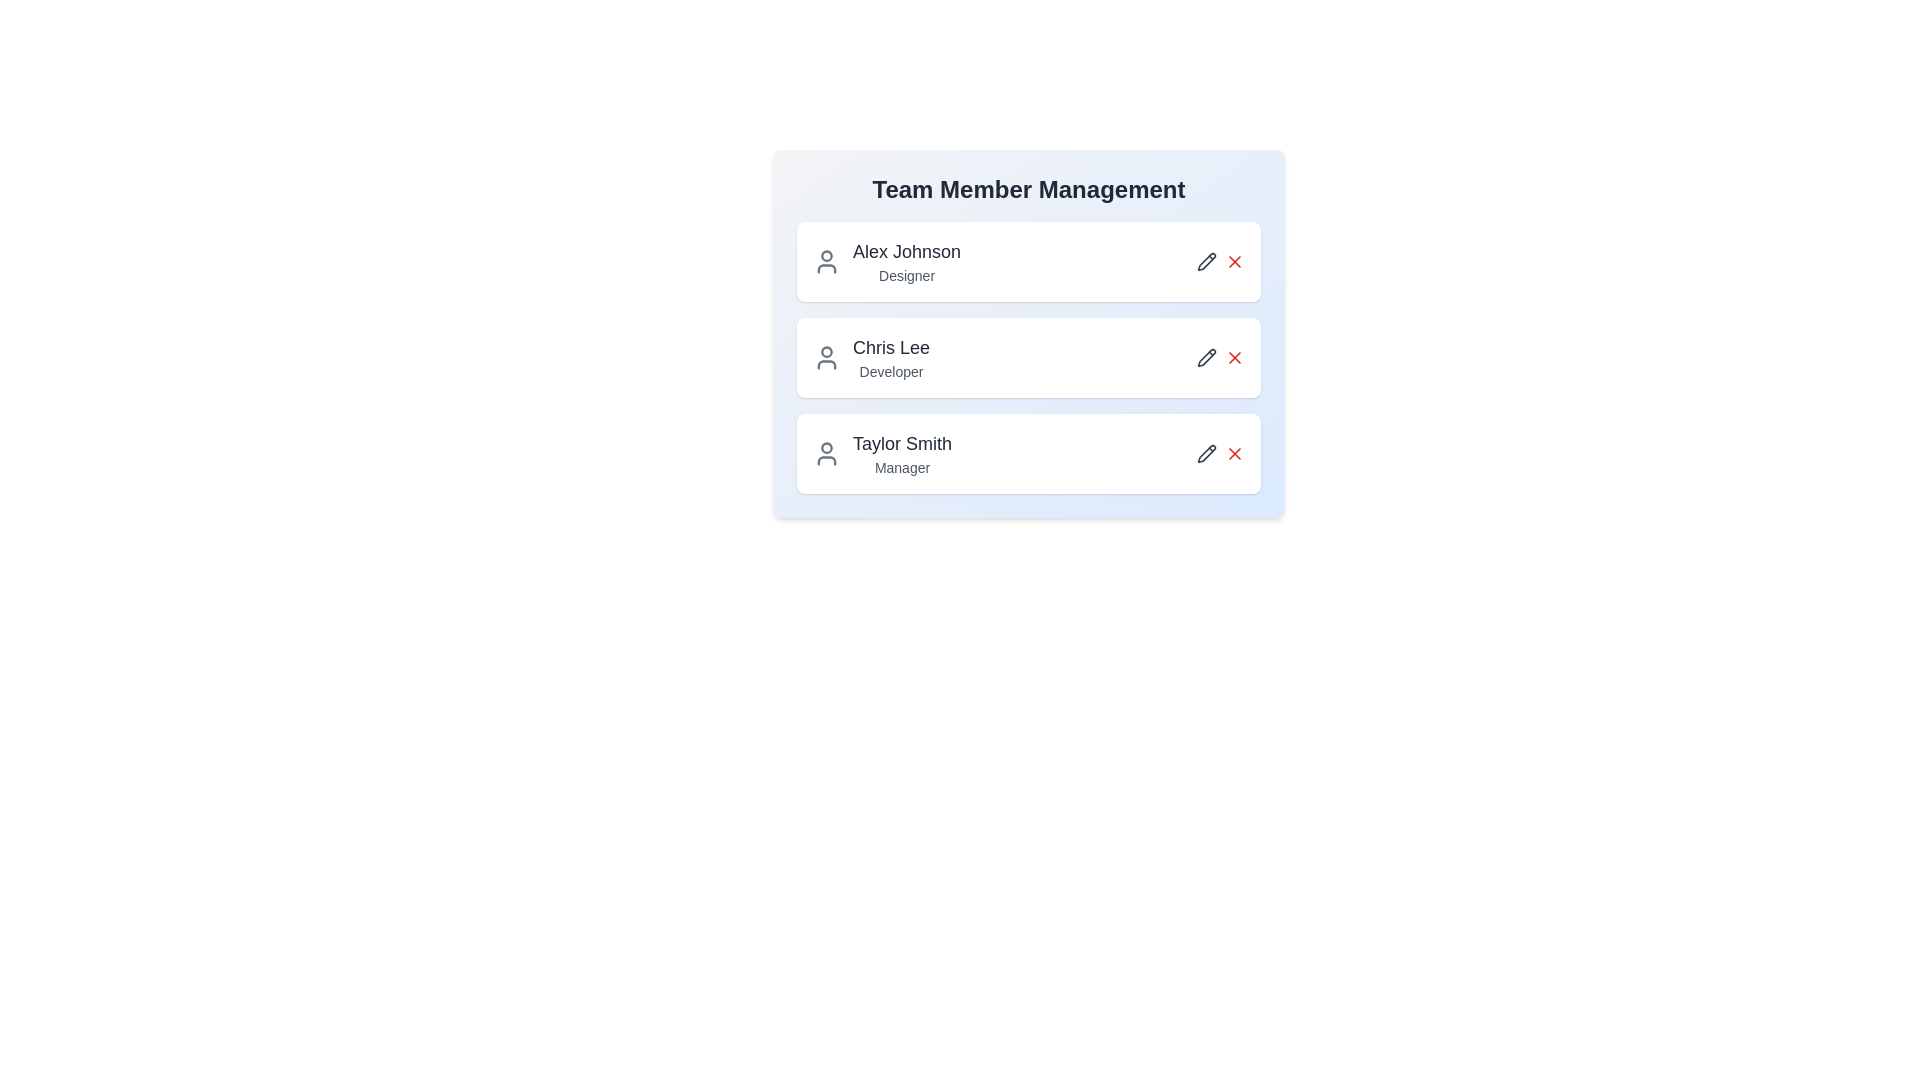 The height and width of the screenshot is (1080, 1920). Describe the element at coordinates (826, 261) in the screenshot. I see `the user icon for Alex Johnson` at that location.